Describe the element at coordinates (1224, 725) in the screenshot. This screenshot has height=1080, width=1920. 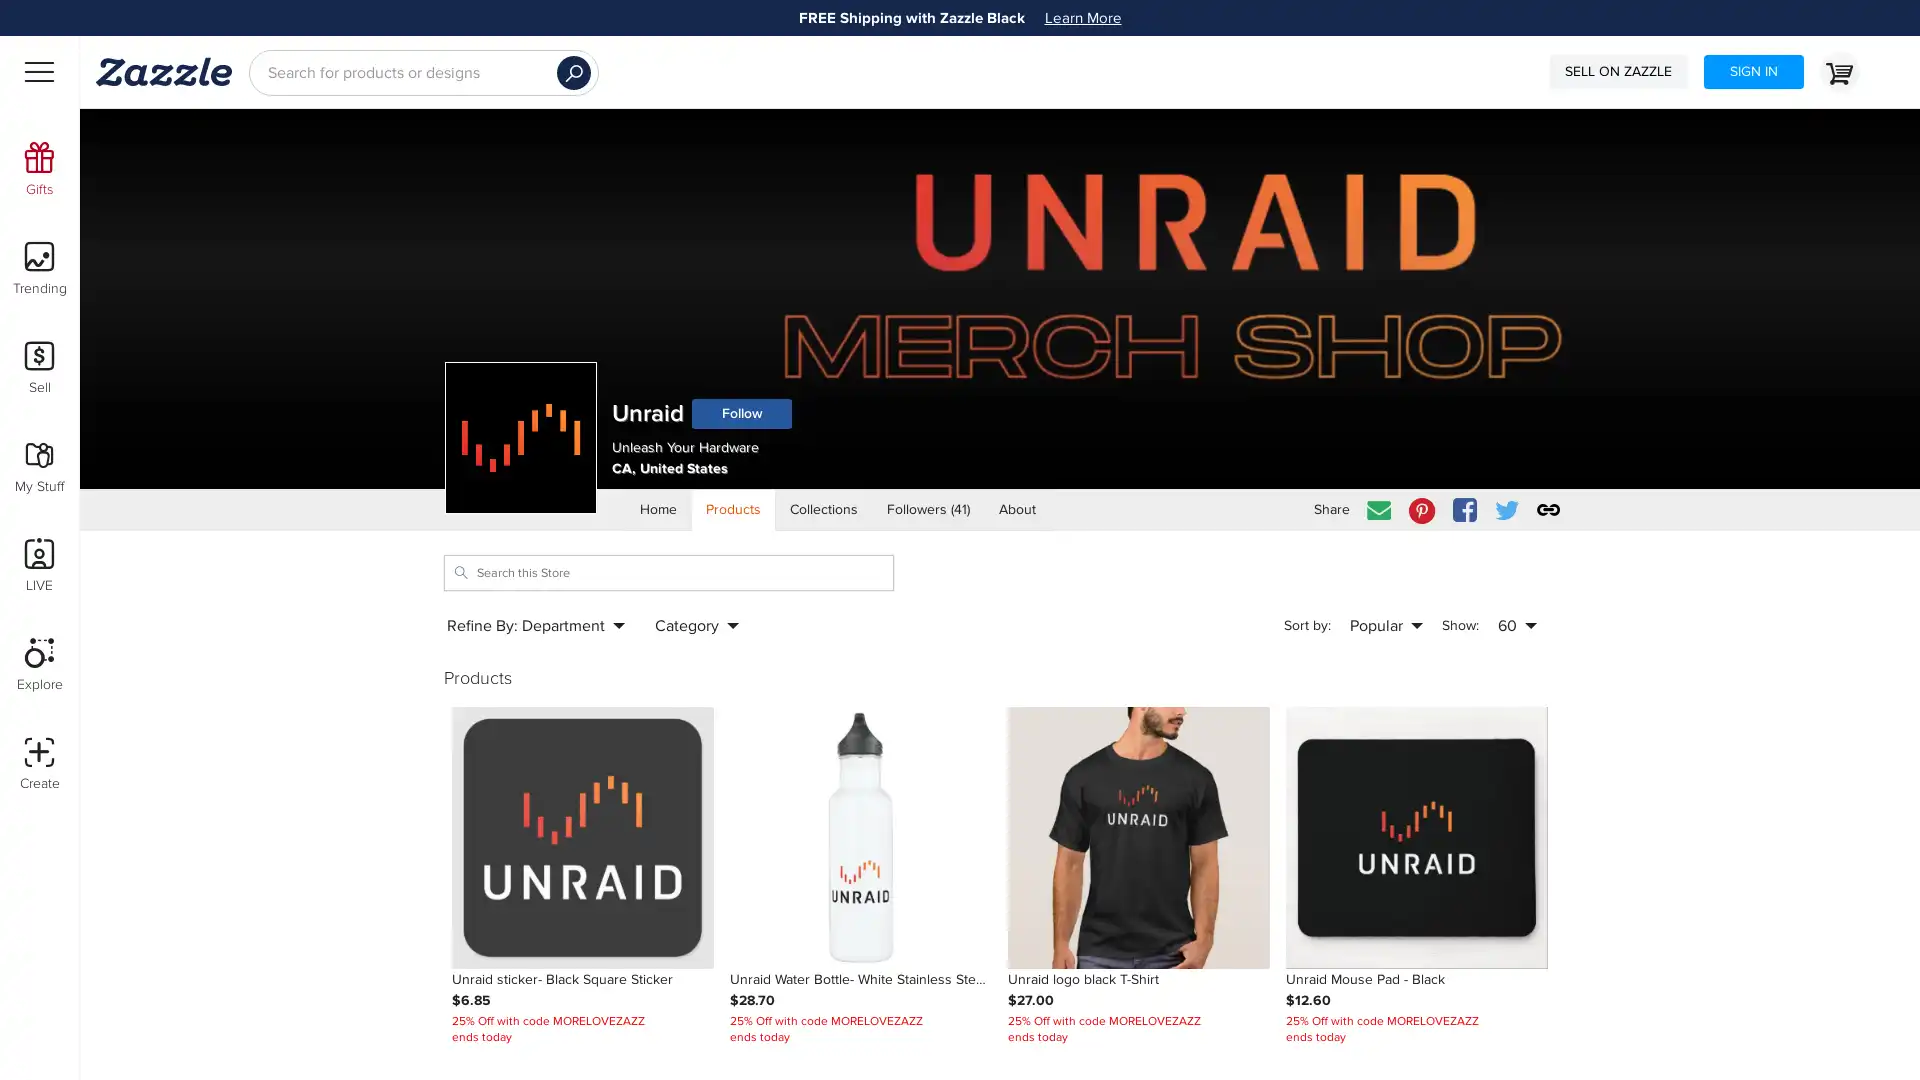
I see `Add to collection` at that location.